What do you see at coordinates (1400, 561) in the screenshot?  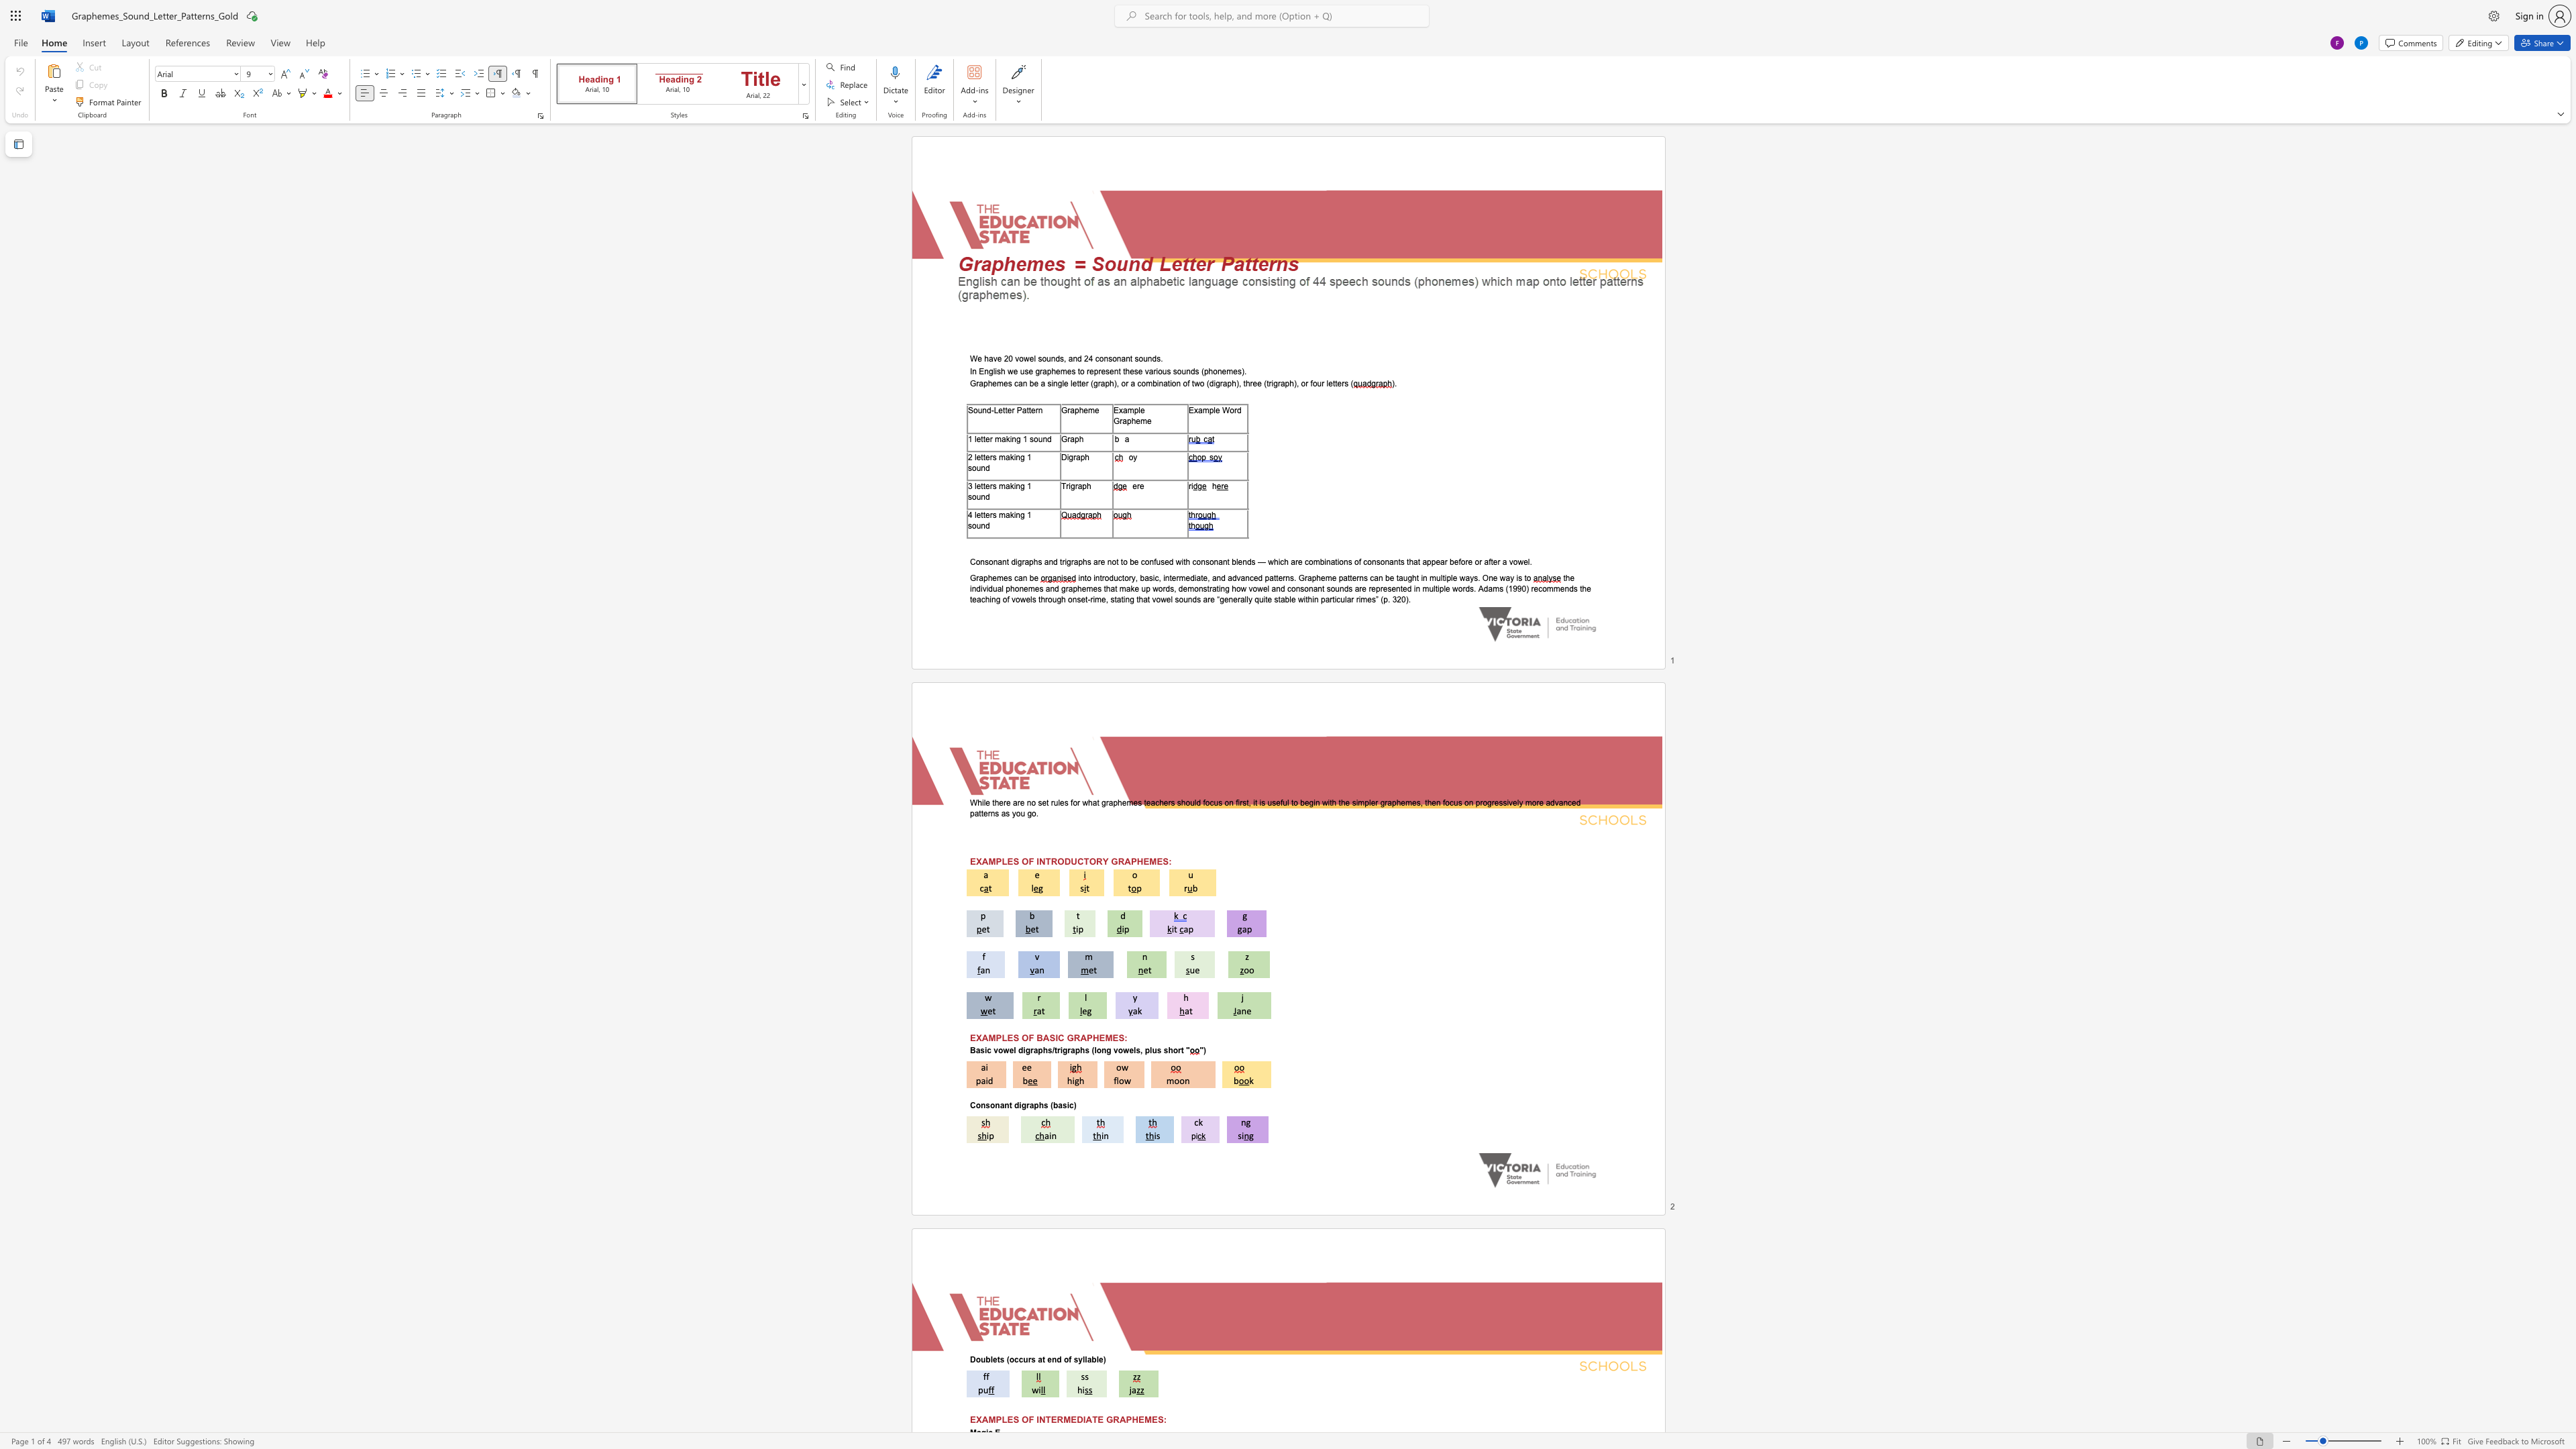 I see `the subset text "s that appear before or afte" within the text "Consonant digraphs and trigraphs are not to be confused with consonant blends — which are combinations of consonants that appear before or after a vowel"` at bounding box center [1400, 561].